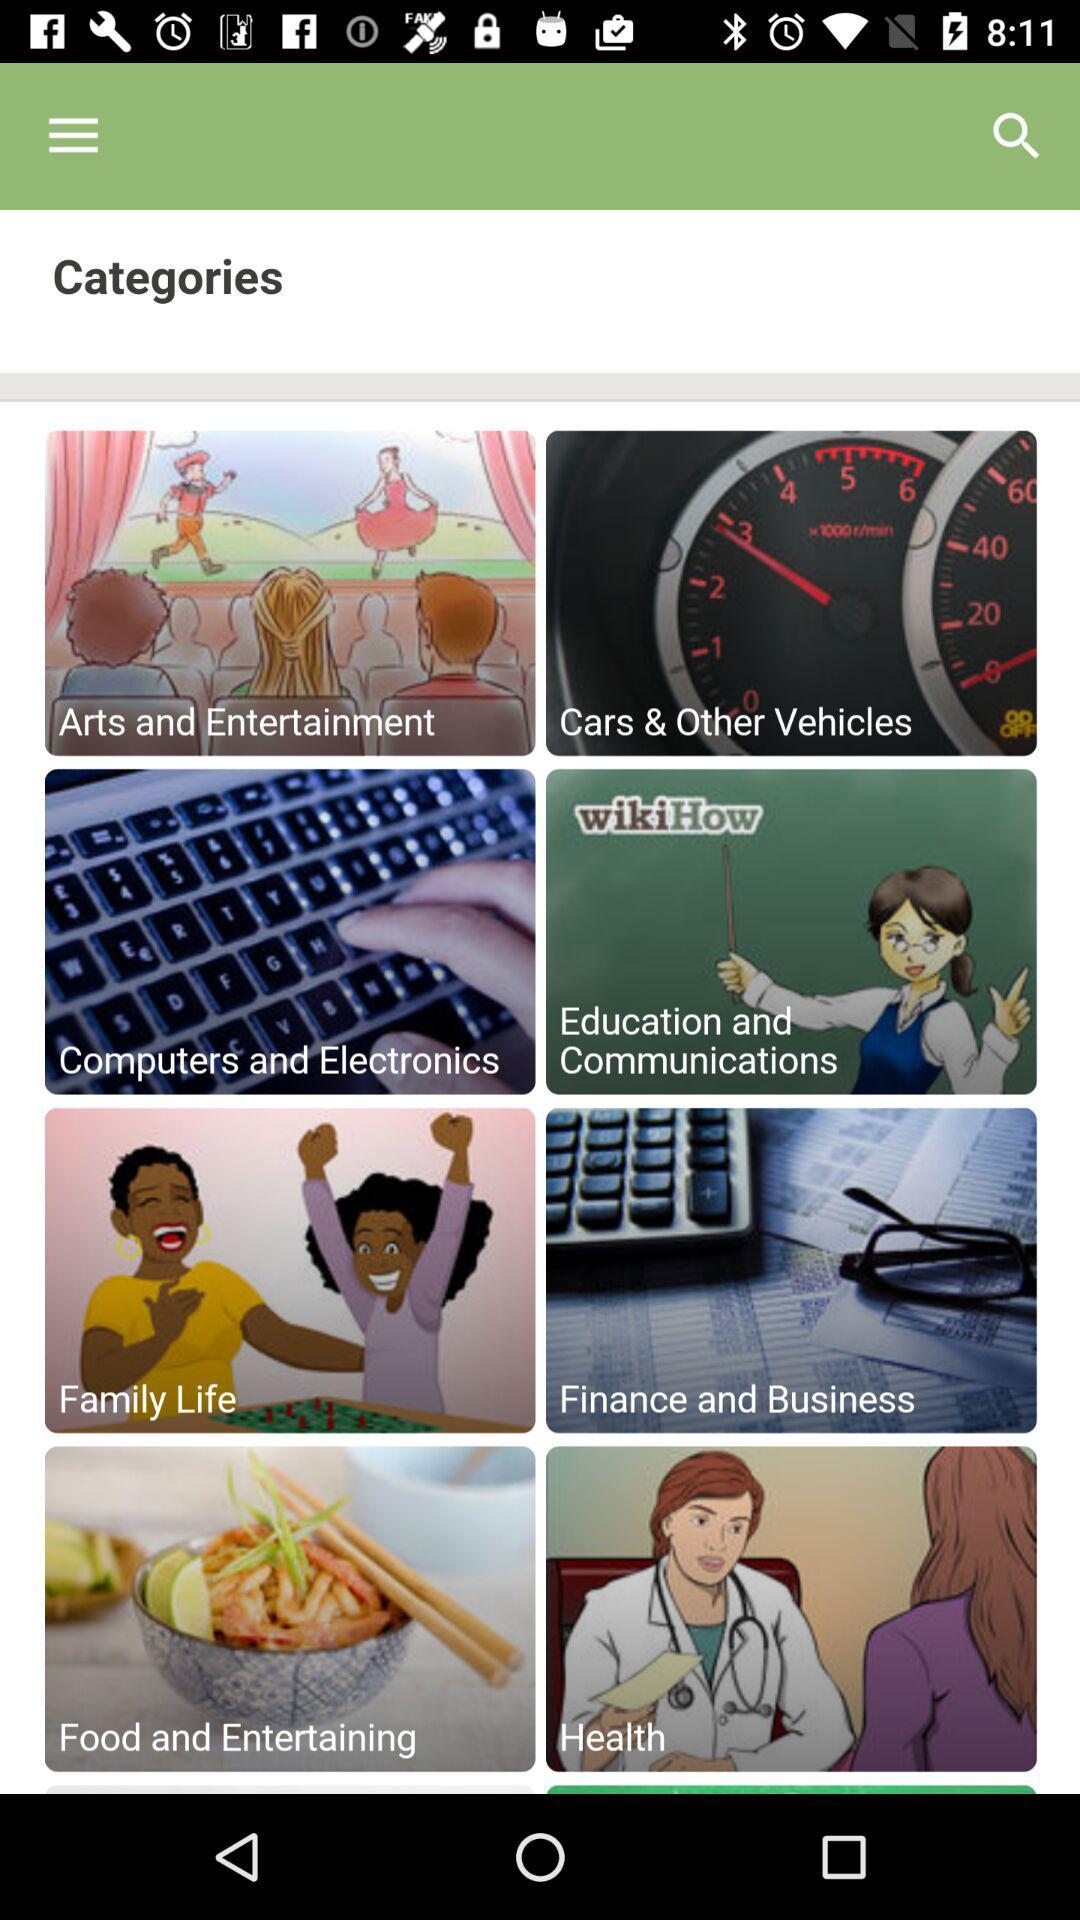 This screenshot has width=1080, height=1920. I want to click on description, so click(540, 1002).